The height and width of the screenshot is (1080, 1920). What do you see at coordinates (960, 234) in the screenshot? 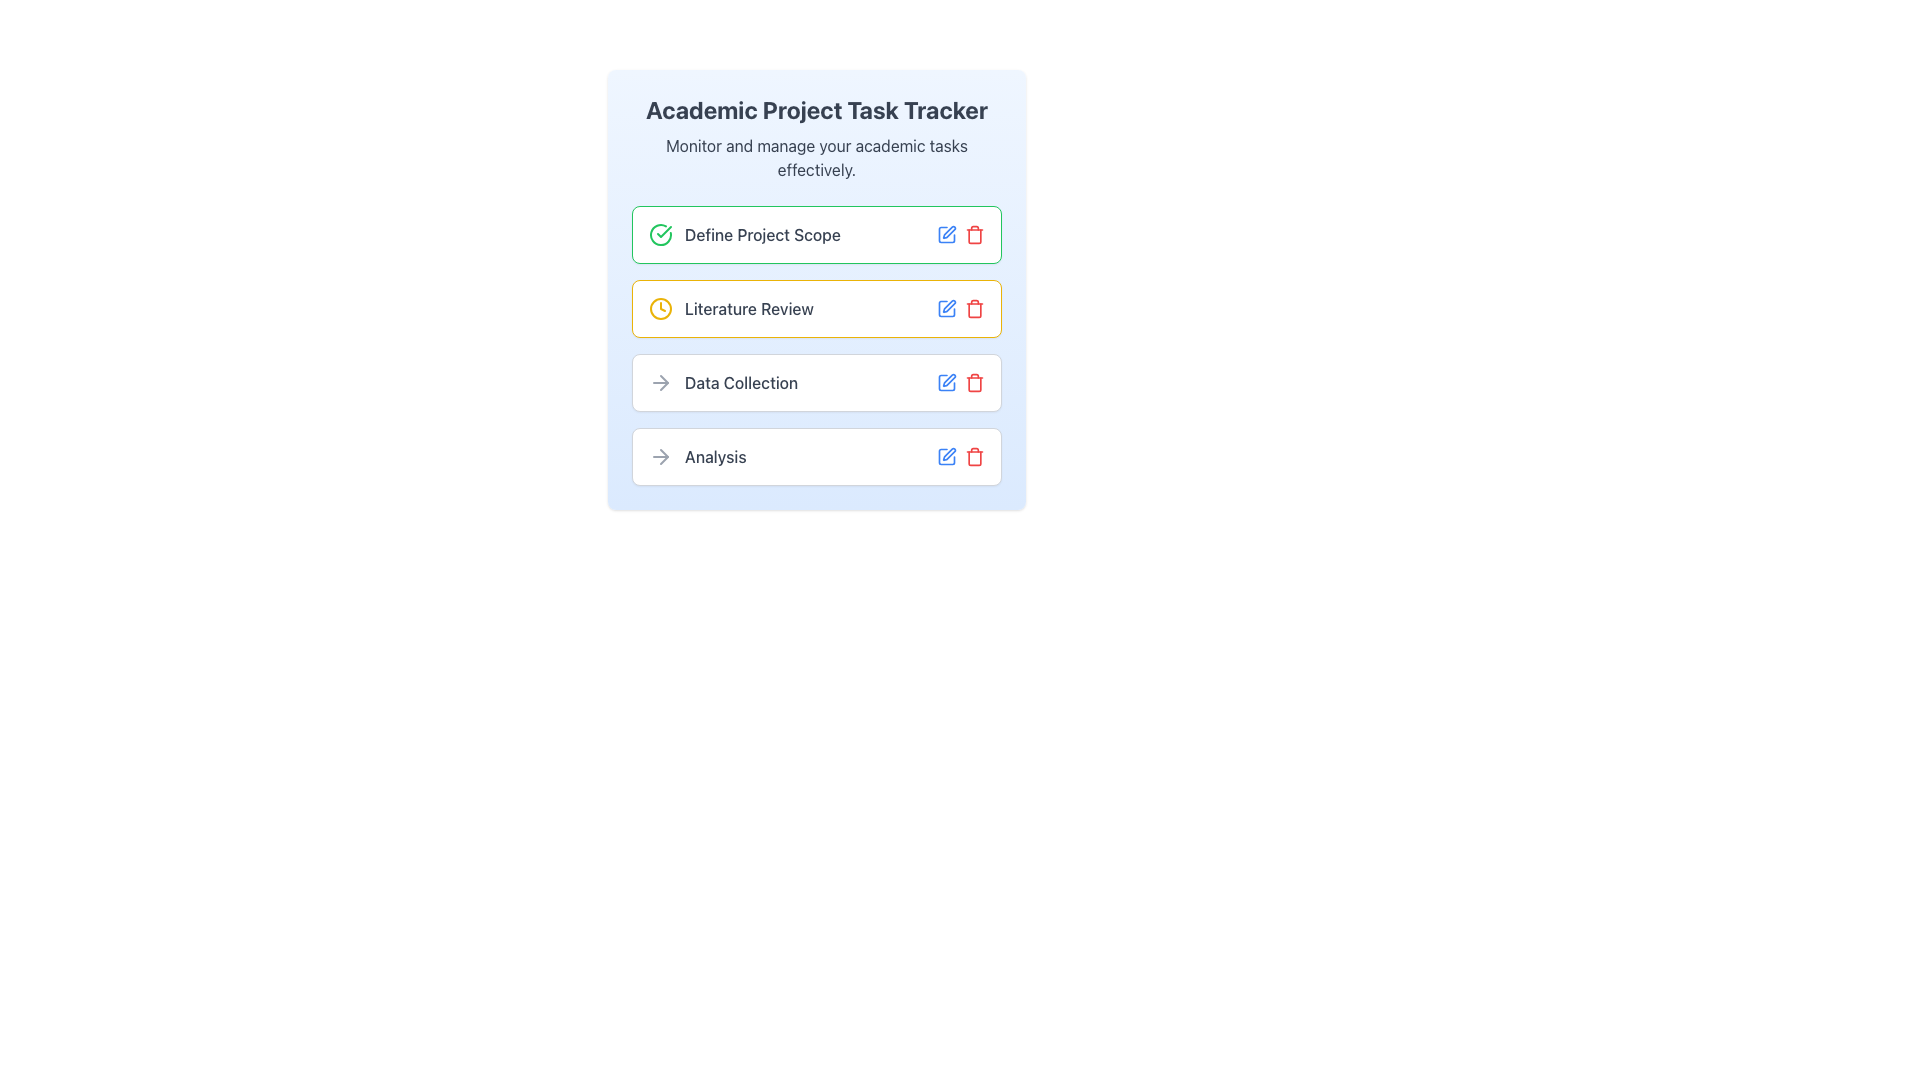
I see `the blue pen icon representing the edit action located to the right of the 'Define Project Scope' text` at bounding box center [960, 234].